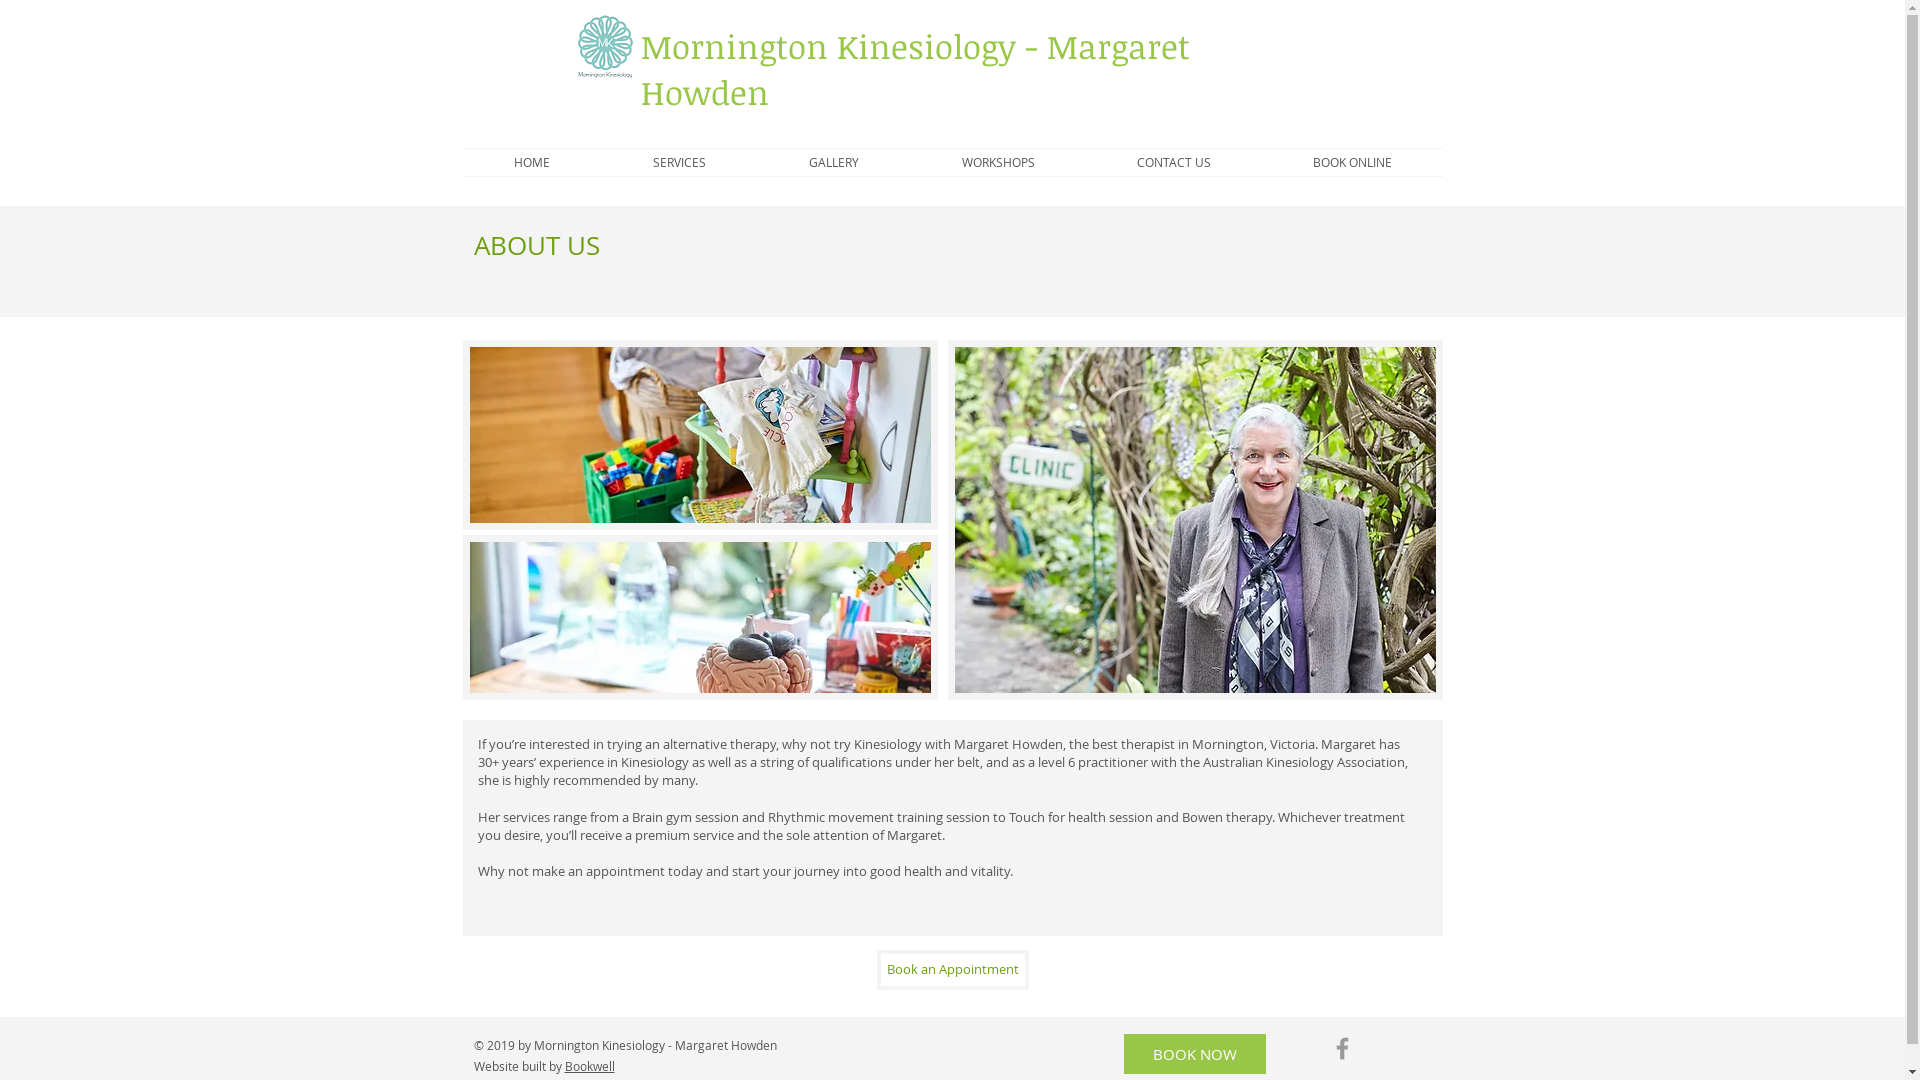 The height and width of the screenshot is (1080, 1920). I want to click on 'SERVICES', so click(680, 161).